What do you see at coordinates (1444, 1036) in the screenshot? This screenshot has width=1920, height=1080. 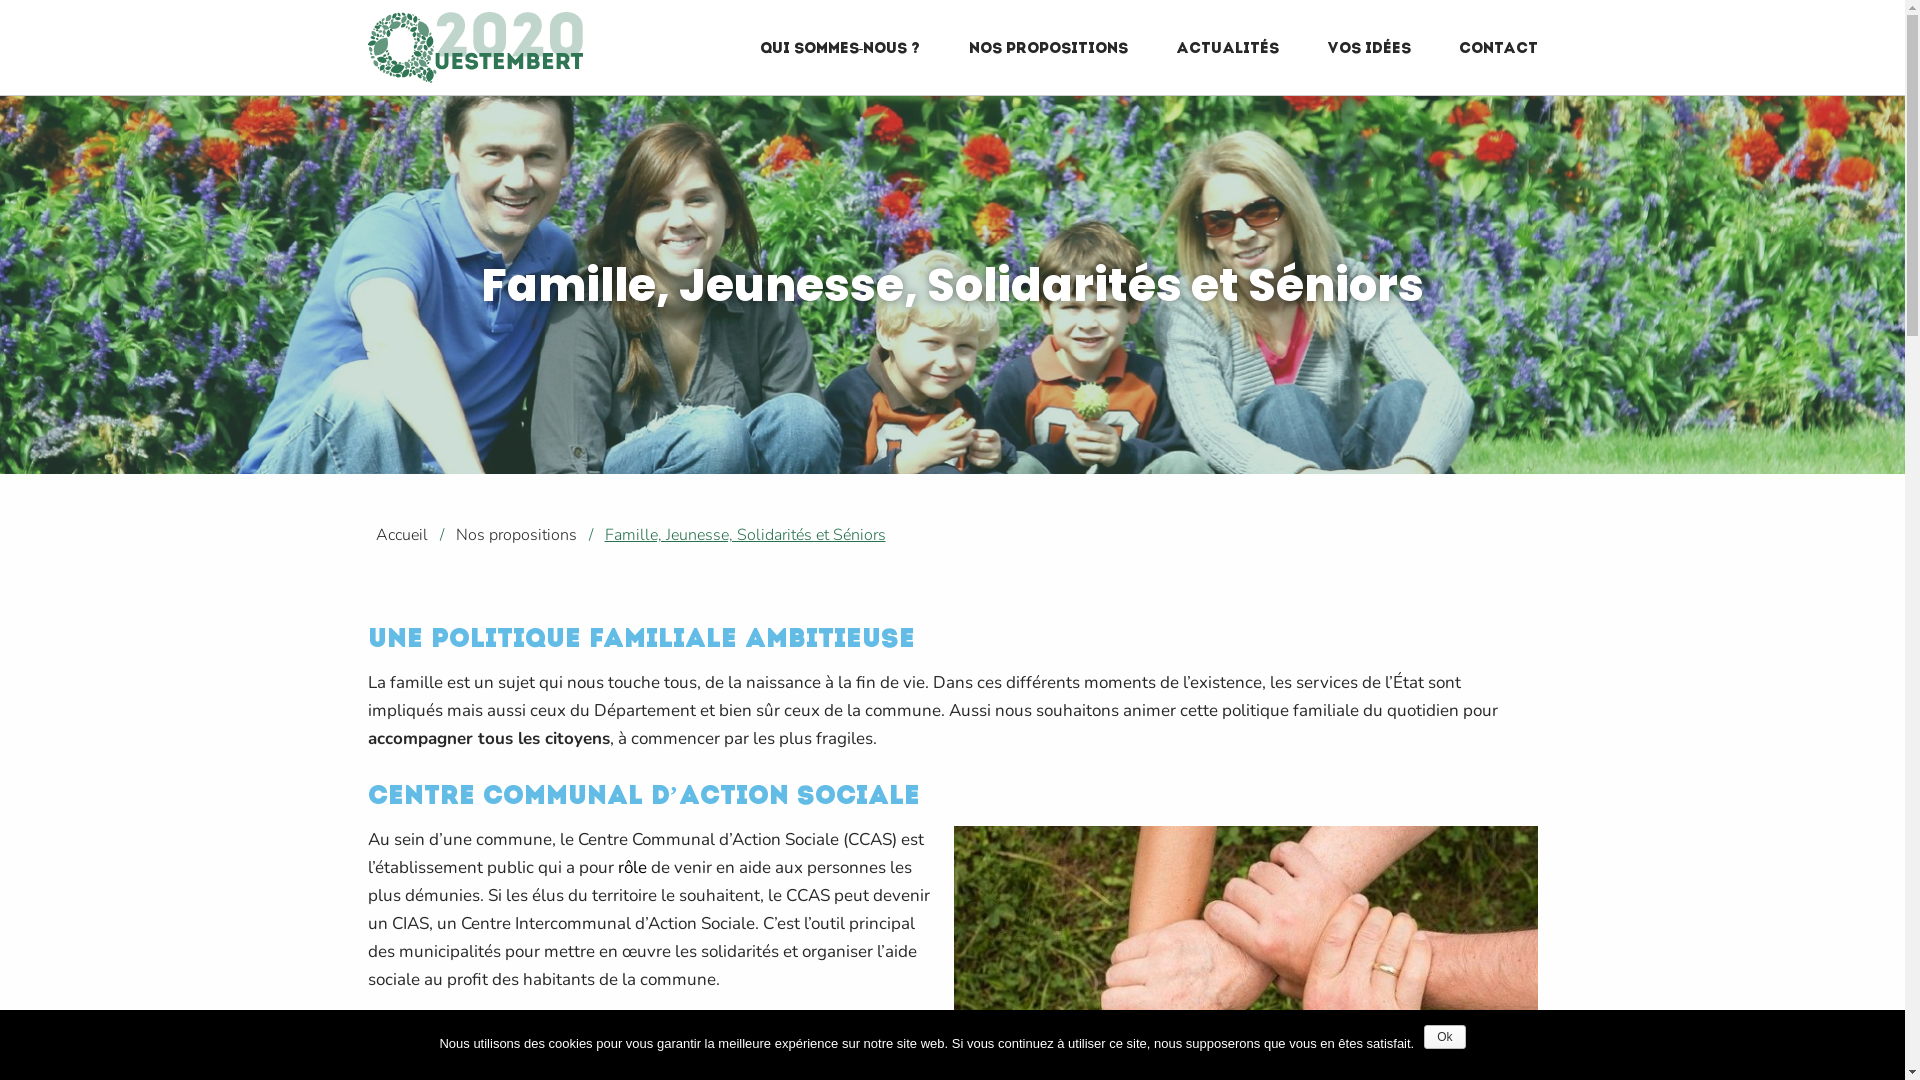 I see `'Ok'` at bounding box center [1444, 1036].